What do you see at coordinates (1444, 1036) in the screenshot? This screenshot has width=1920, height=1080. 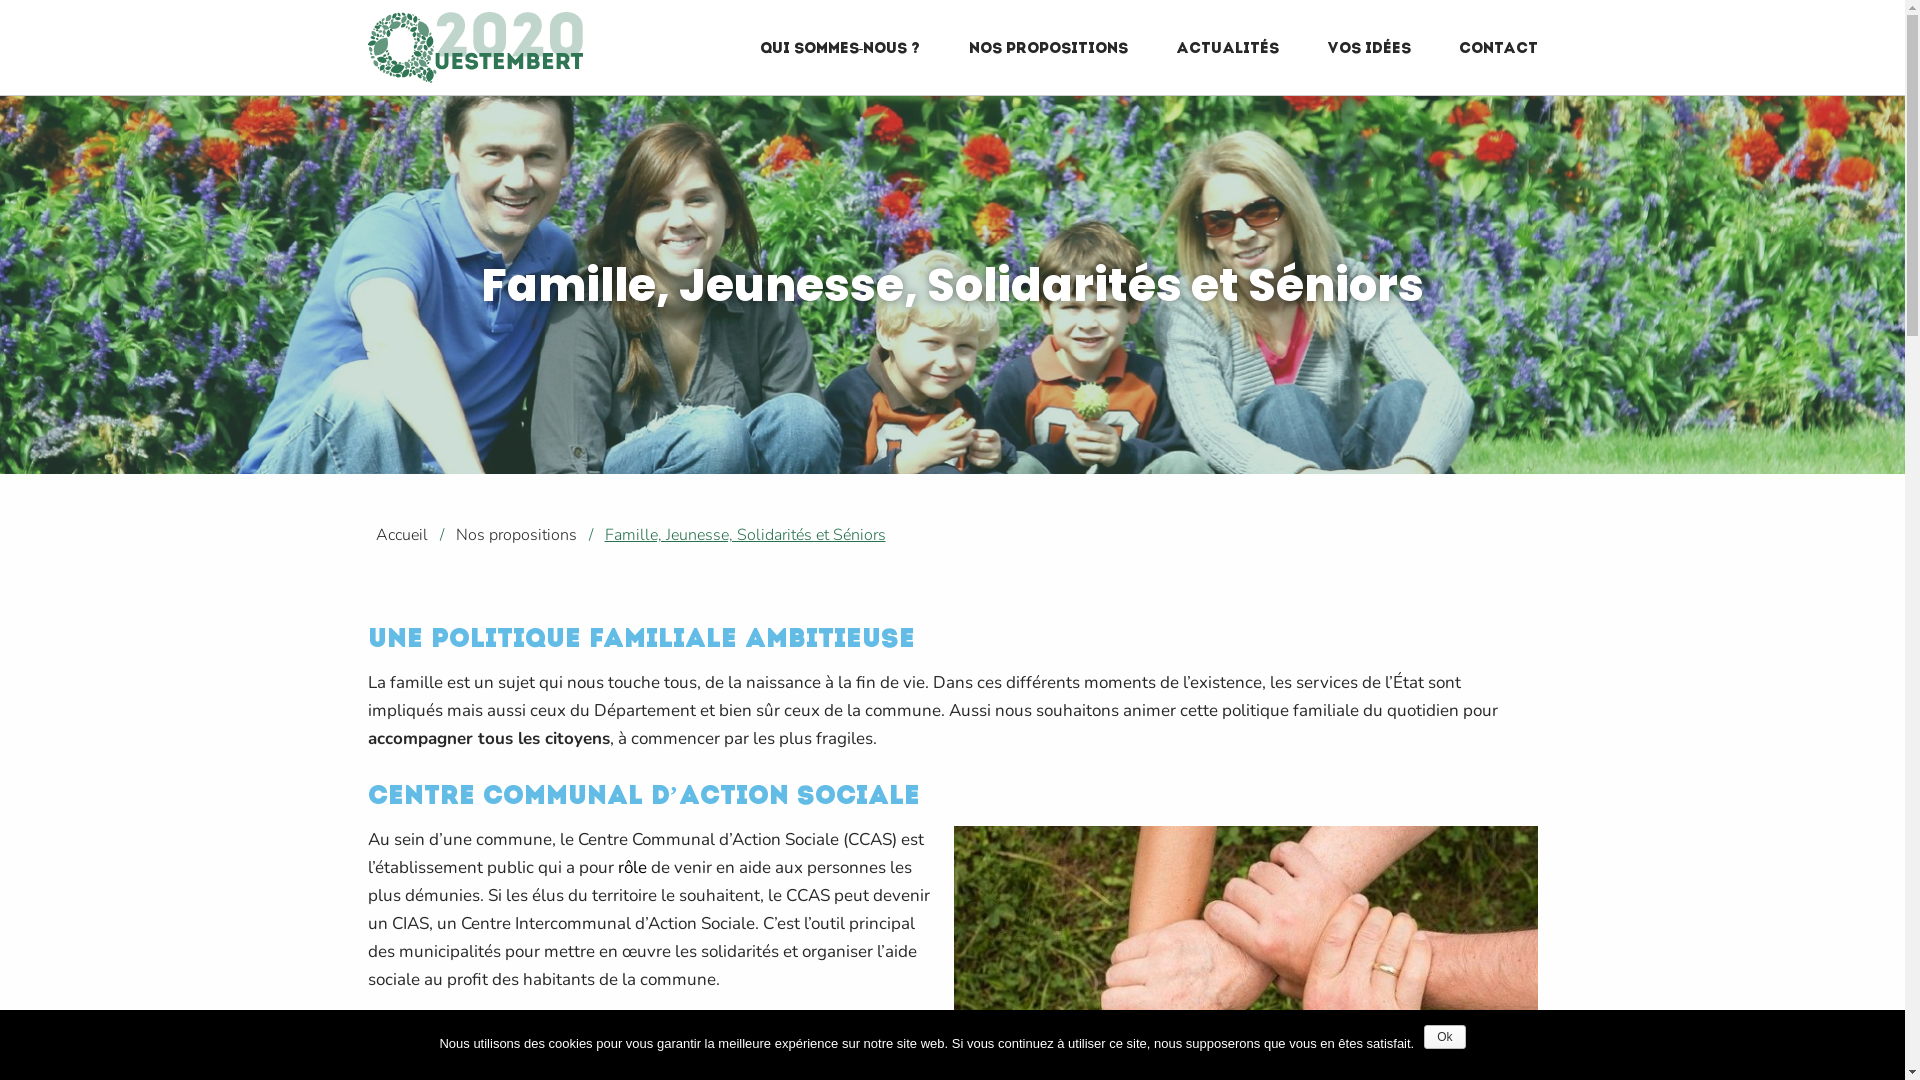 I see `'Ok'` at bounding box center [1444, 1036].